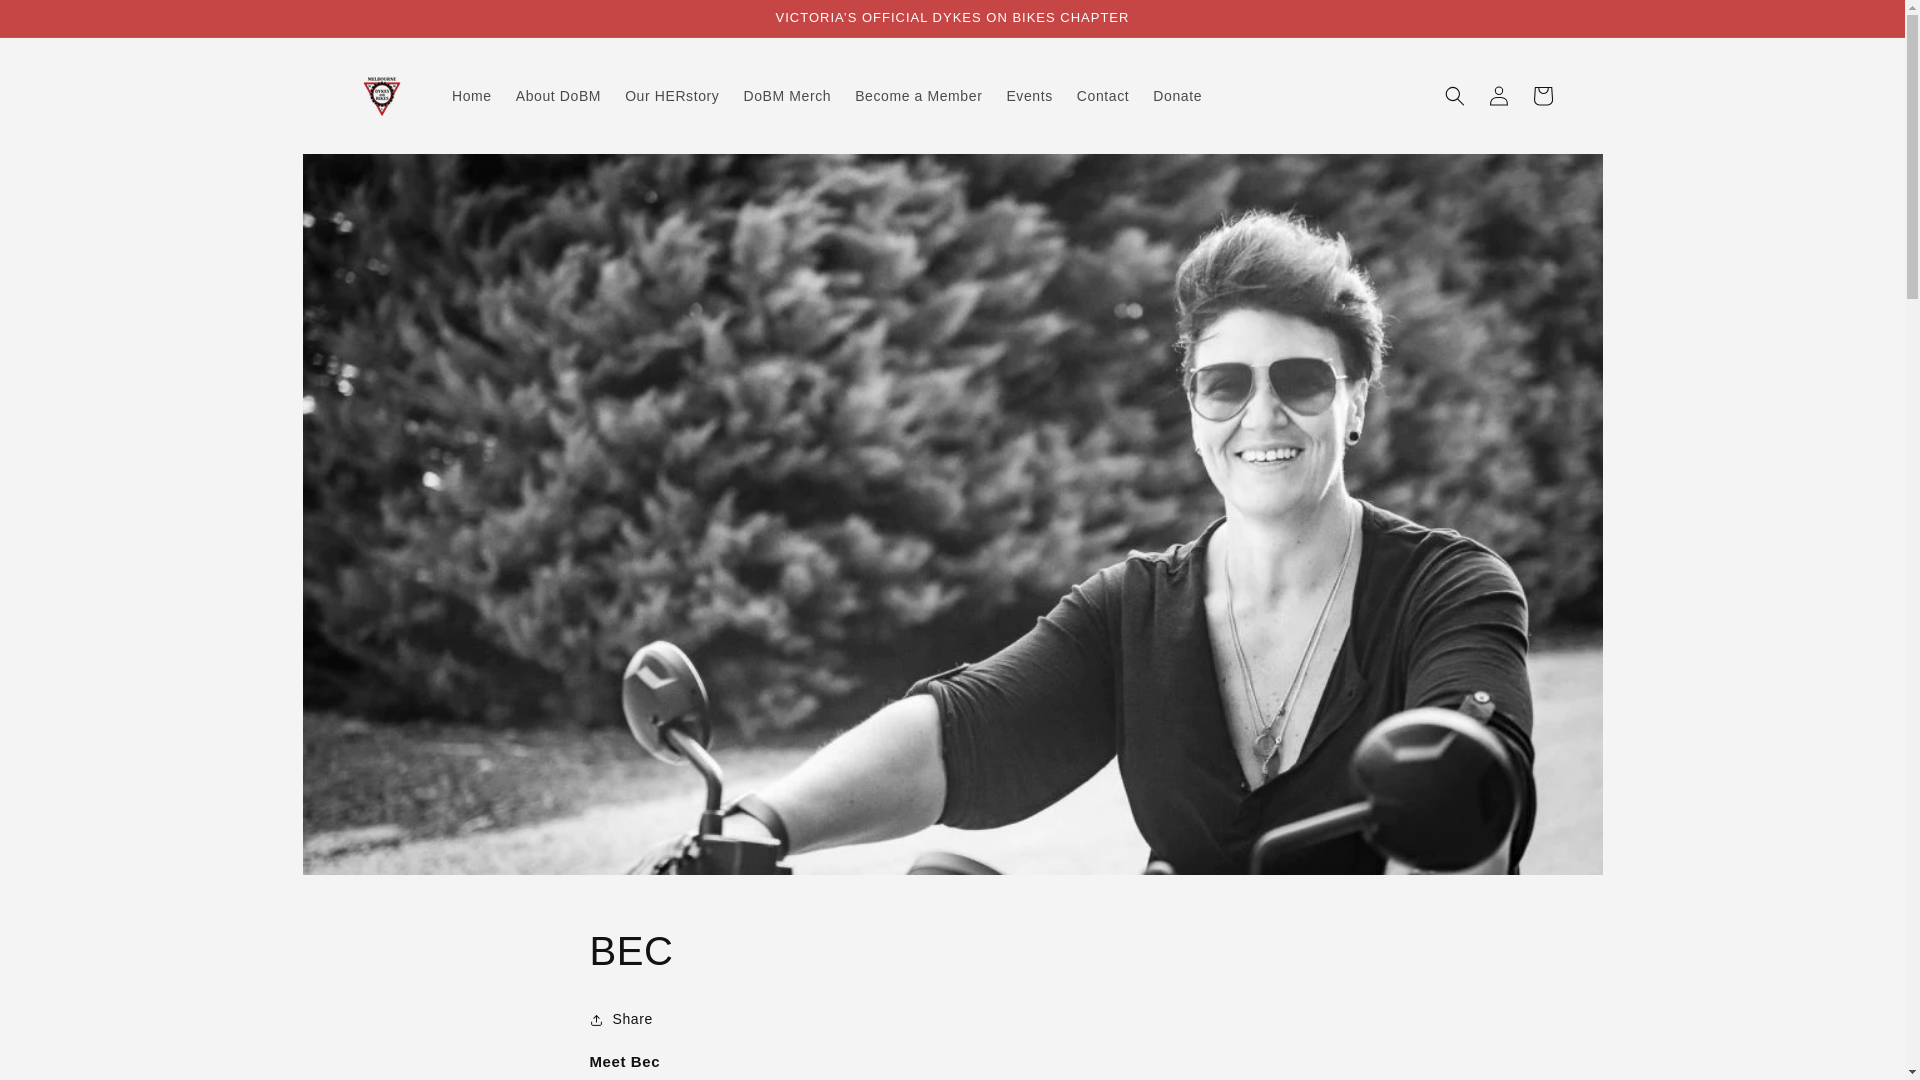  I want to click on 'Donate', so click(1141, 96).